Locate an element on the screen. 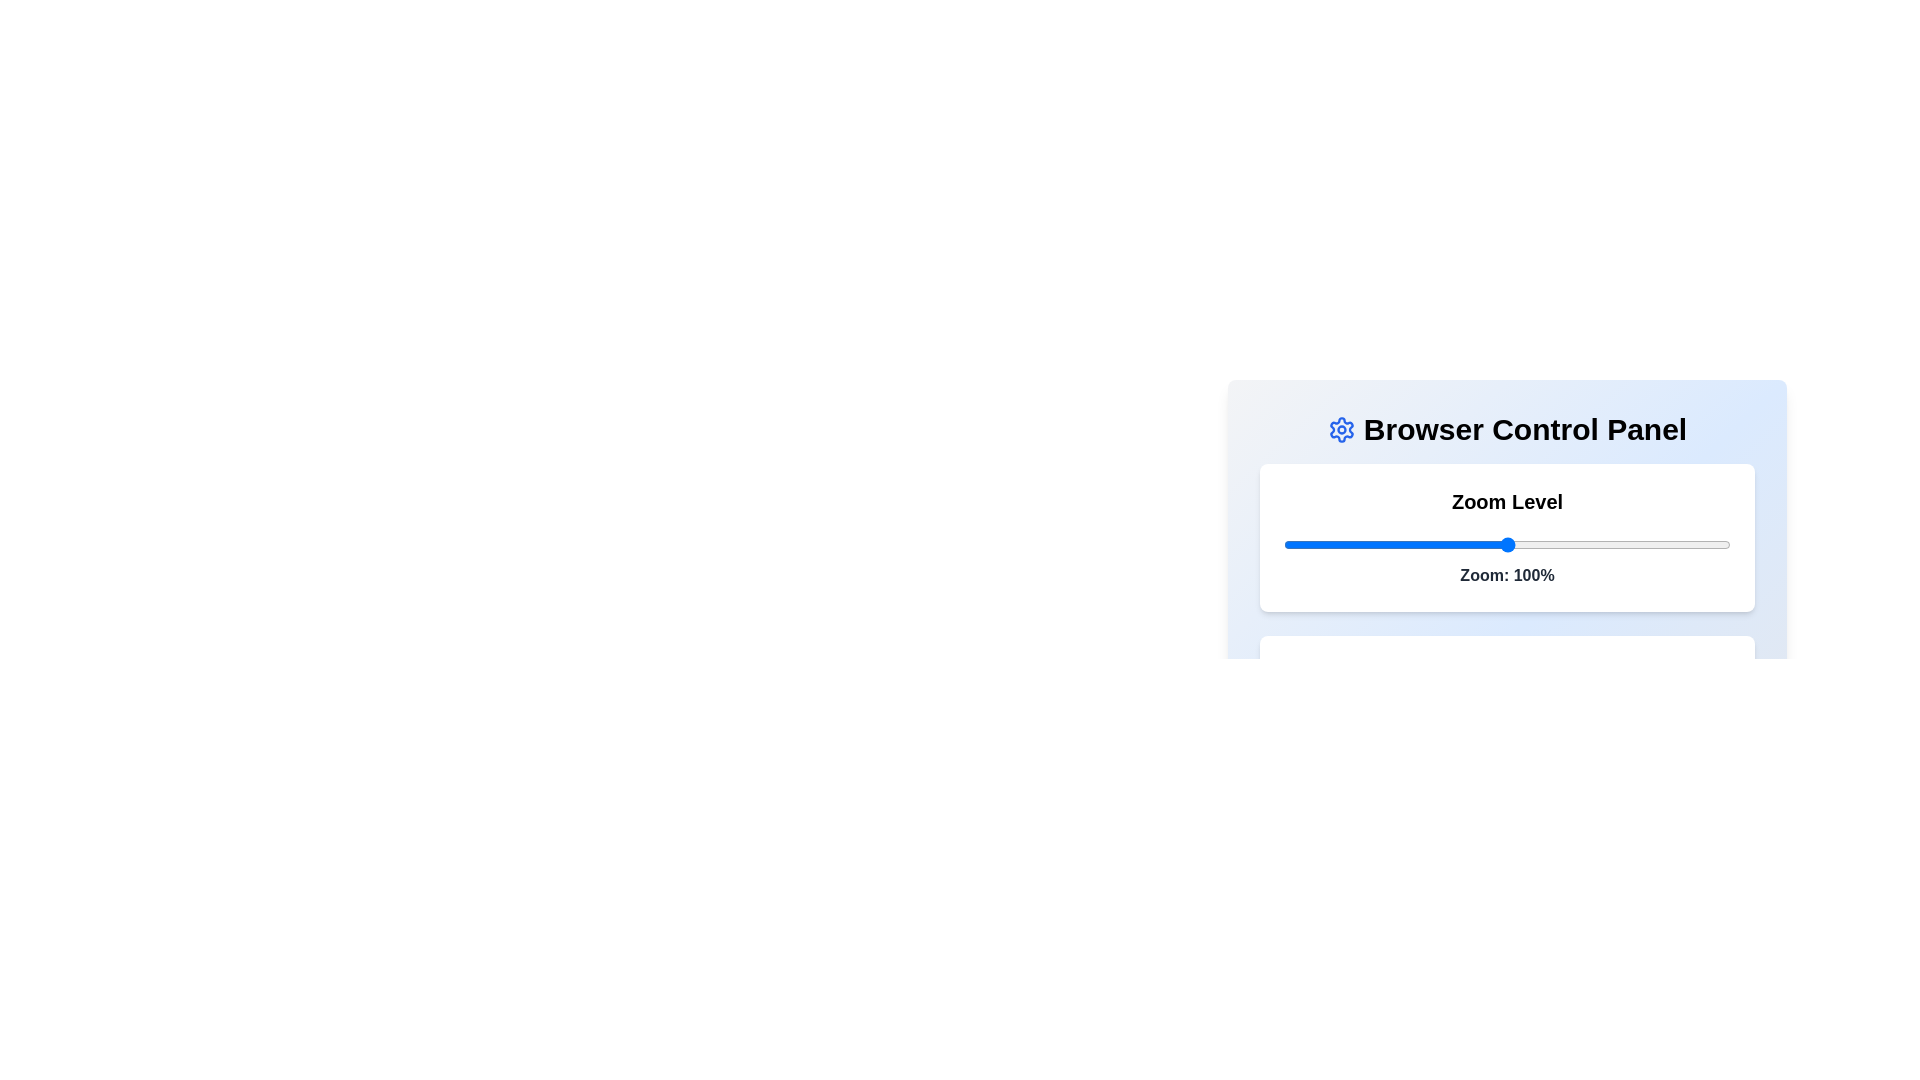  the zoom level to 108% using the slider is located at coordinates (1542, 544).